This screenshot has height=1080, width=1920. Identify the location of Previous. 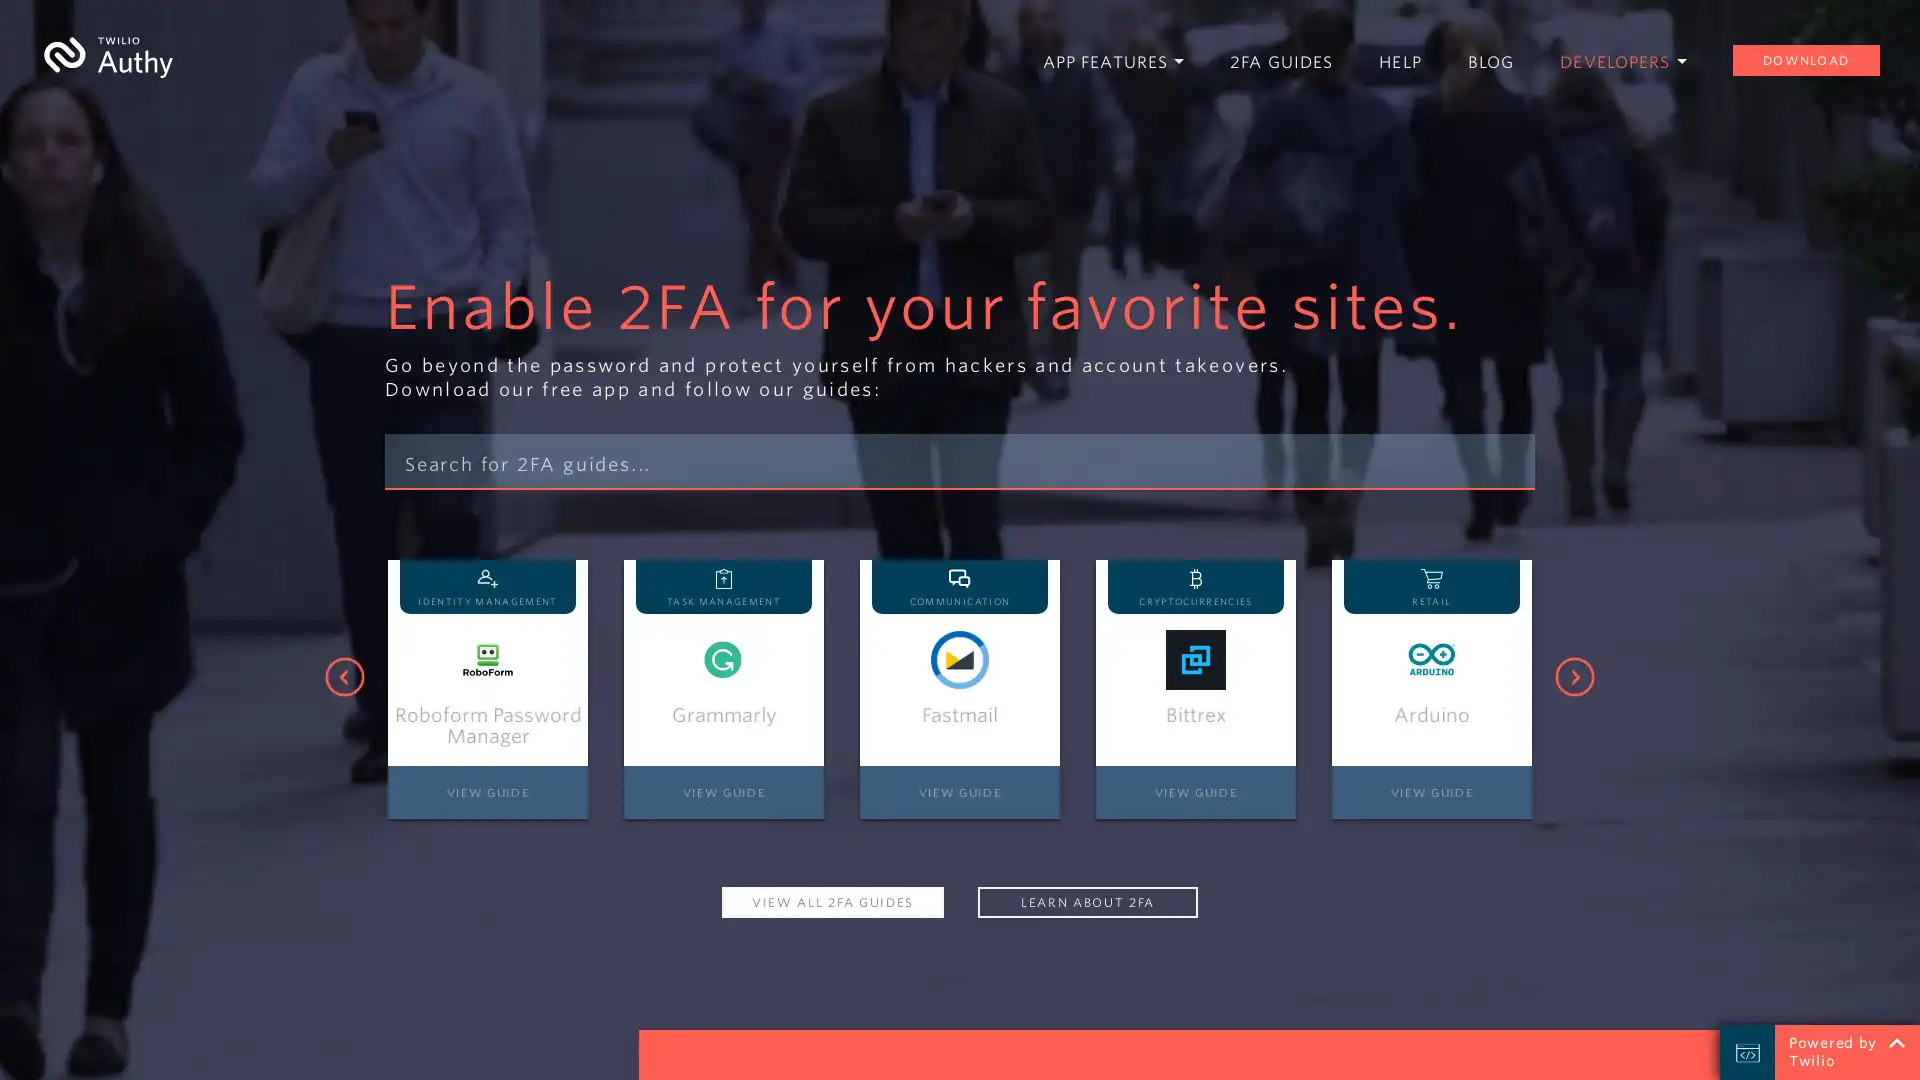
(345, 676).